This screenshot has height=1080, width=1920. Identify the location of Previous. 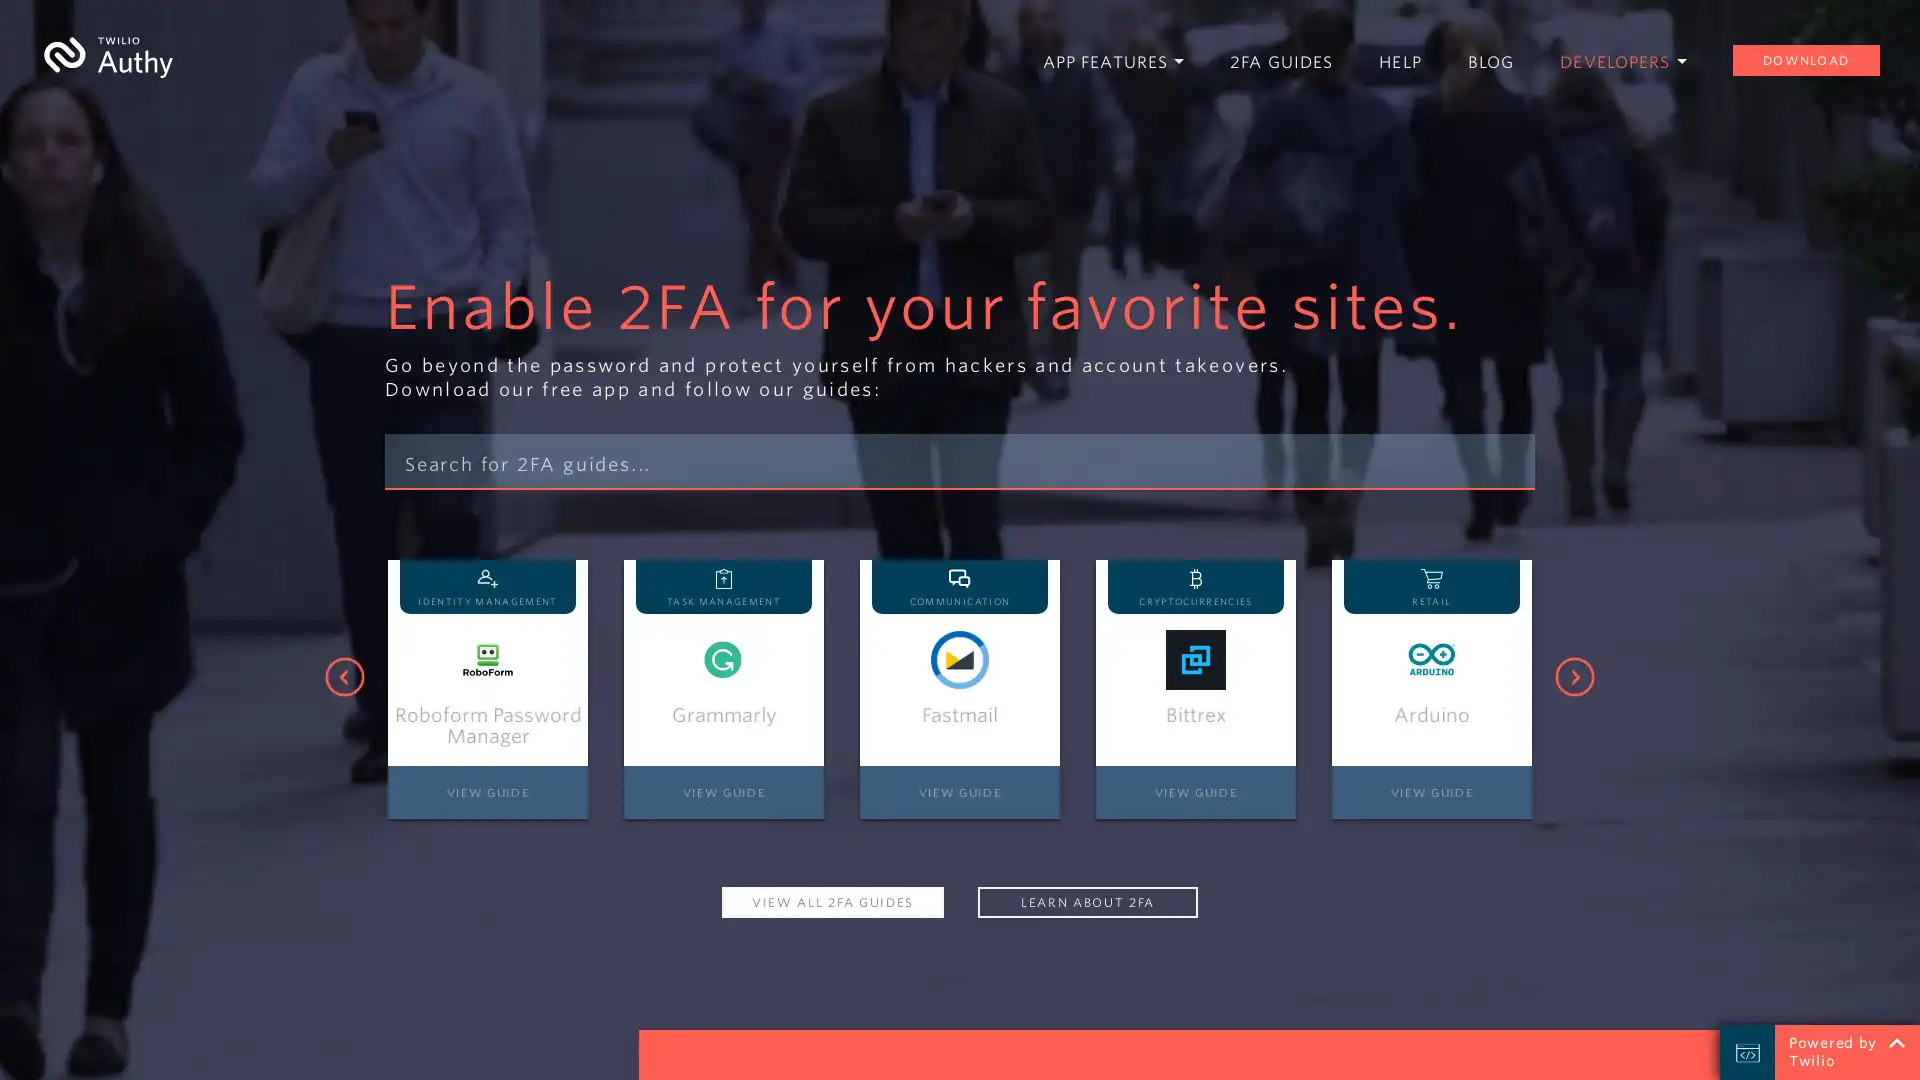
(345, 676).